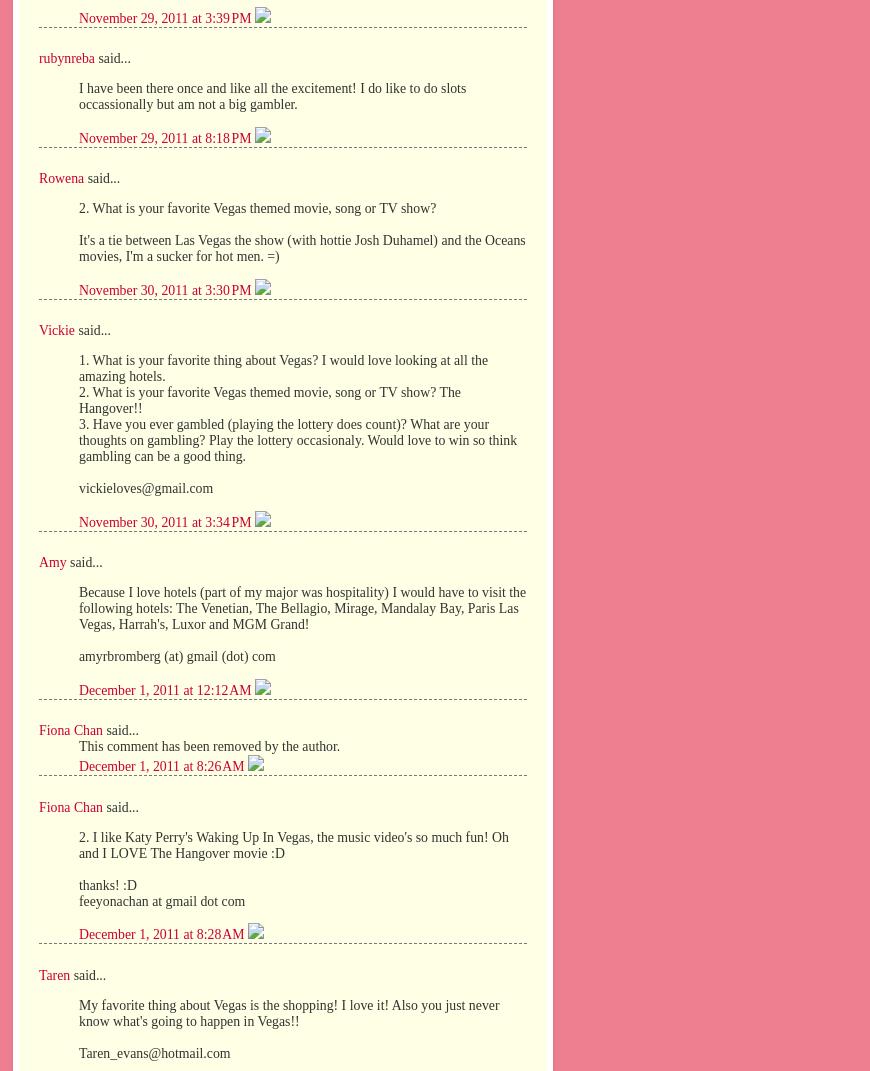  What do you see at coordinates (77, 608) in the screenshot?
I see `'Because I love hotels (part of my major was hospitality) I would have to visit the following hotels:  The Venetian, The Bellagio, Mirage, Mandalay Bay, Paris Las Vegas, Harrah's, Luxor and MGM Grand!'` at bounding box center [77, 608].